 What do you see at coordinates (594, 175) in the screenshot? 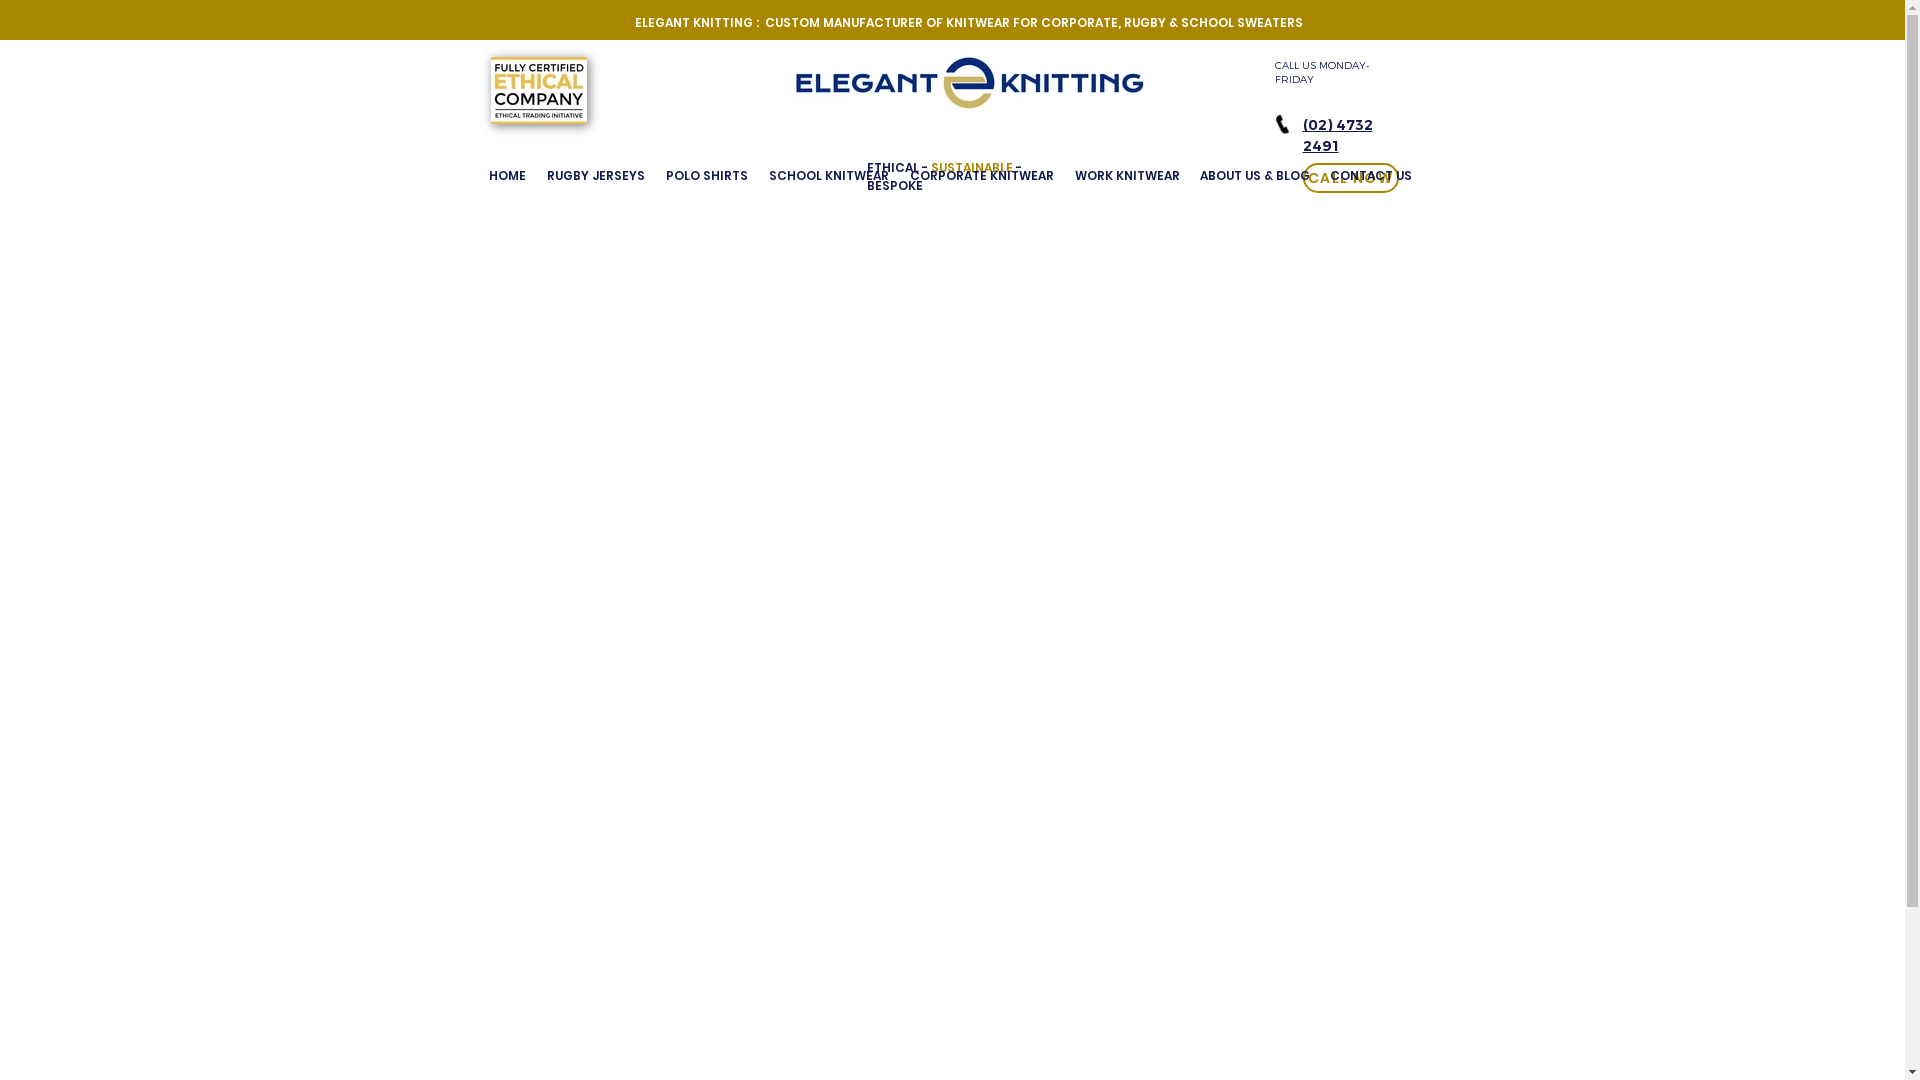
I see `'RUGBY JERSEYS'` at bounding box center [594, 175].